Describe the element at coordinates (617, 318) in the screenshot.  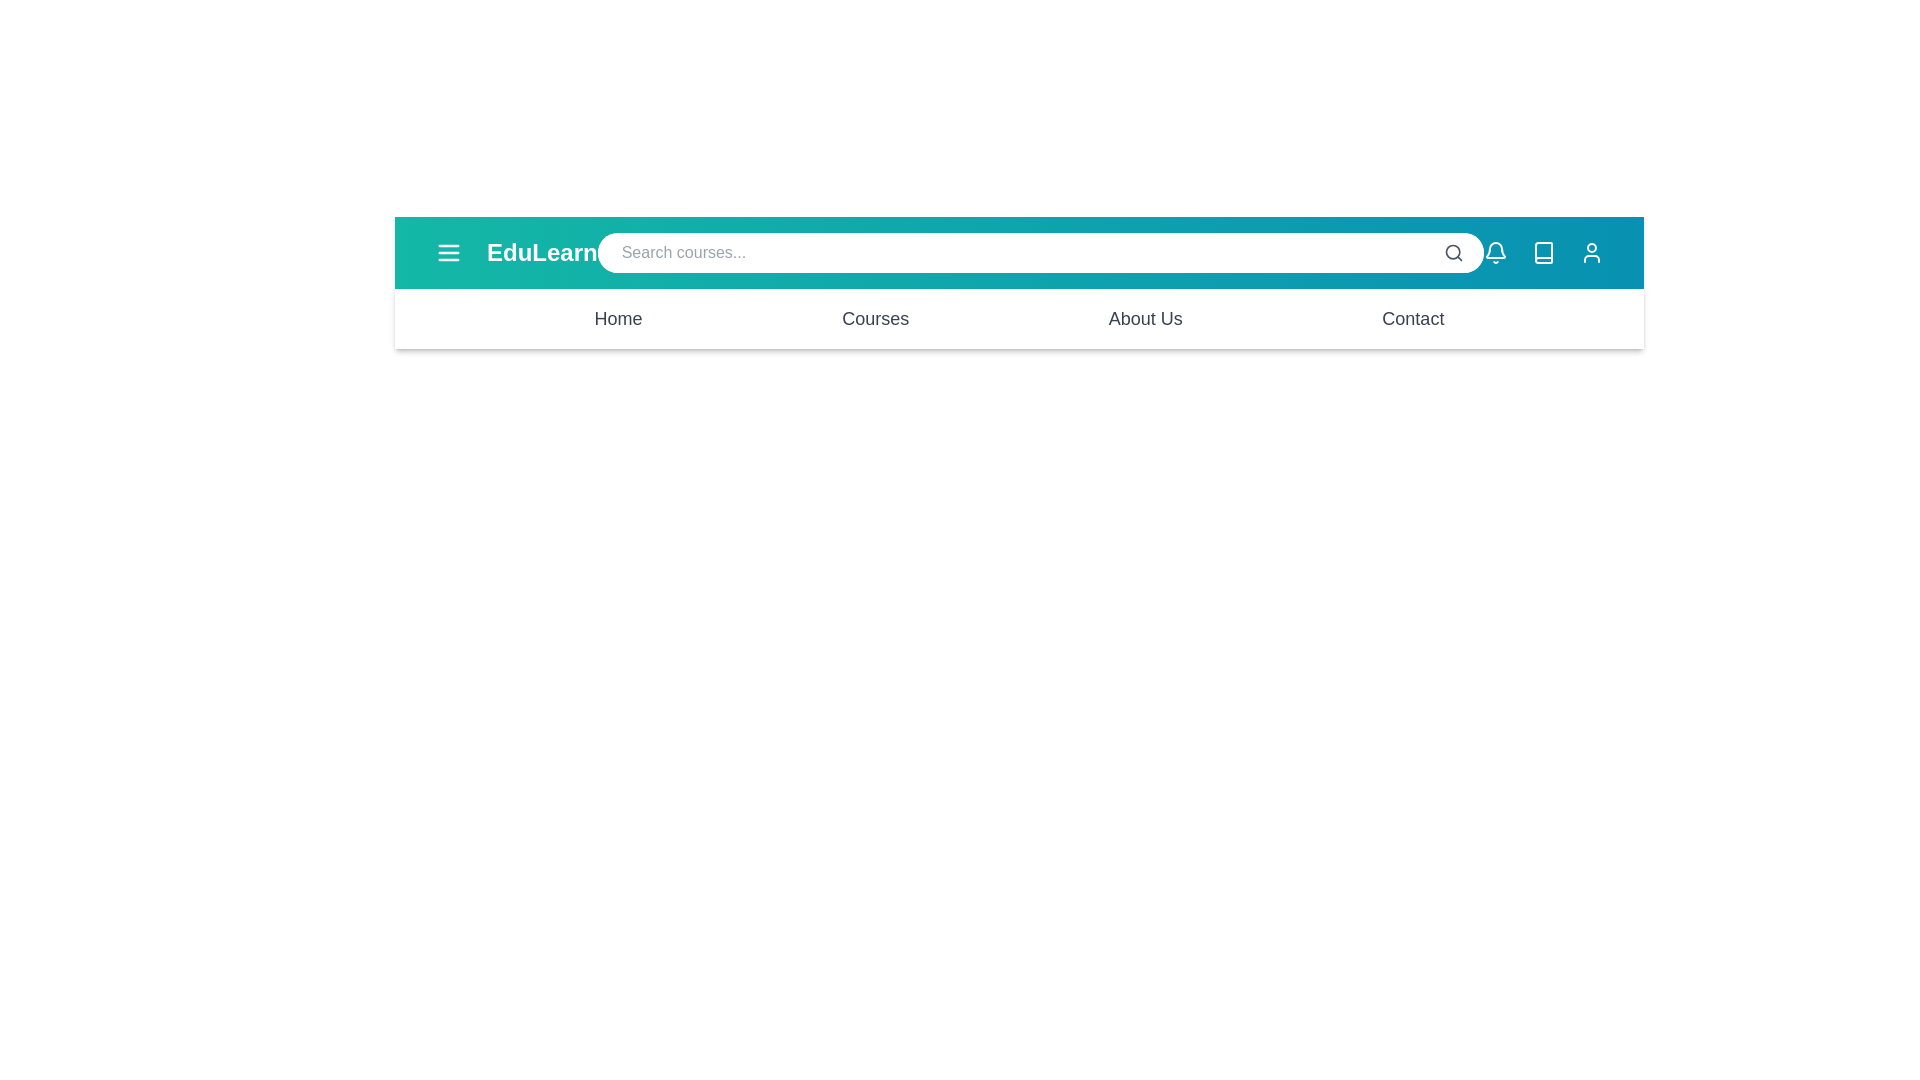
I see `the 'Home' menu item to navigate to the 'Home' section` at that location.